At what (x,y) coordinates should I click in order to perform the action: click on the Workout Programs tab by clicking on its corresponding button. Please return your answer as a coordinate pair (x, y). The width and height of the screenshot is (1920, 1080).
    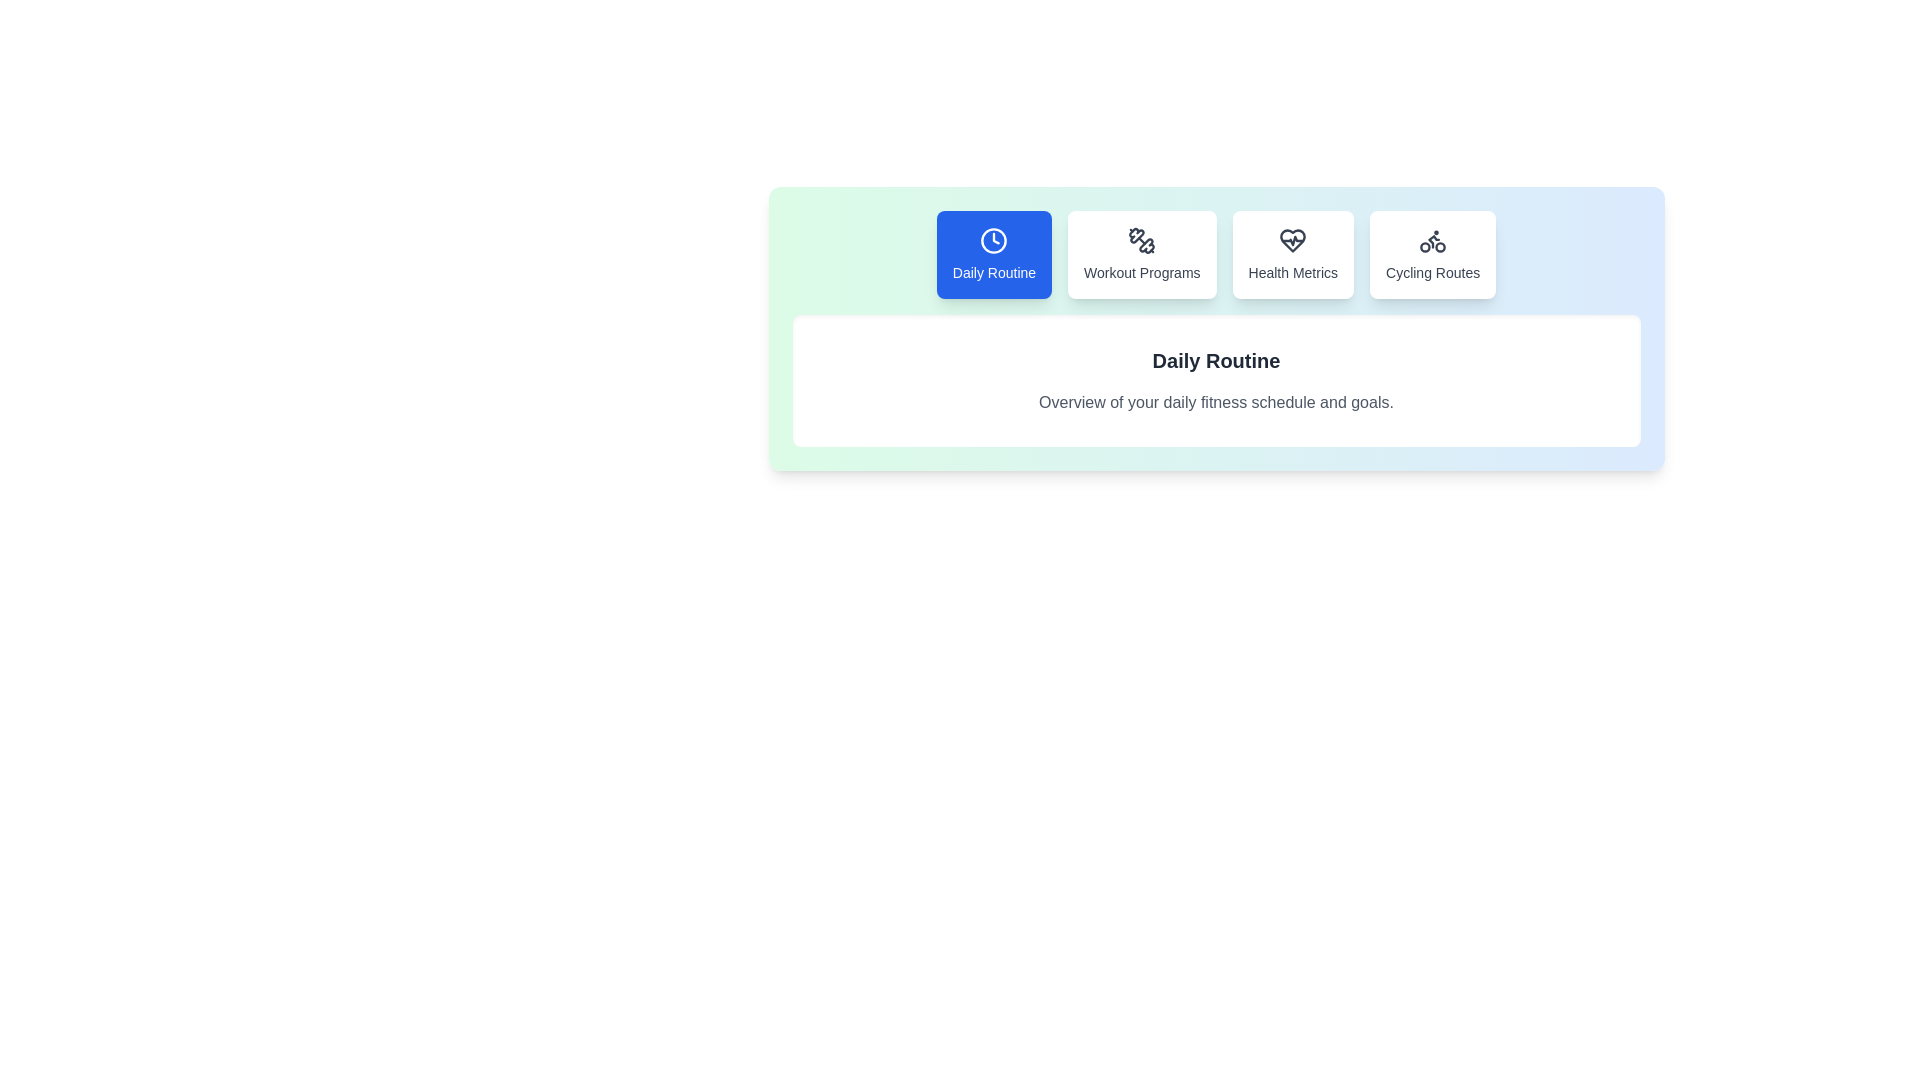
    Looking at the image, I should click on (1142, 253).